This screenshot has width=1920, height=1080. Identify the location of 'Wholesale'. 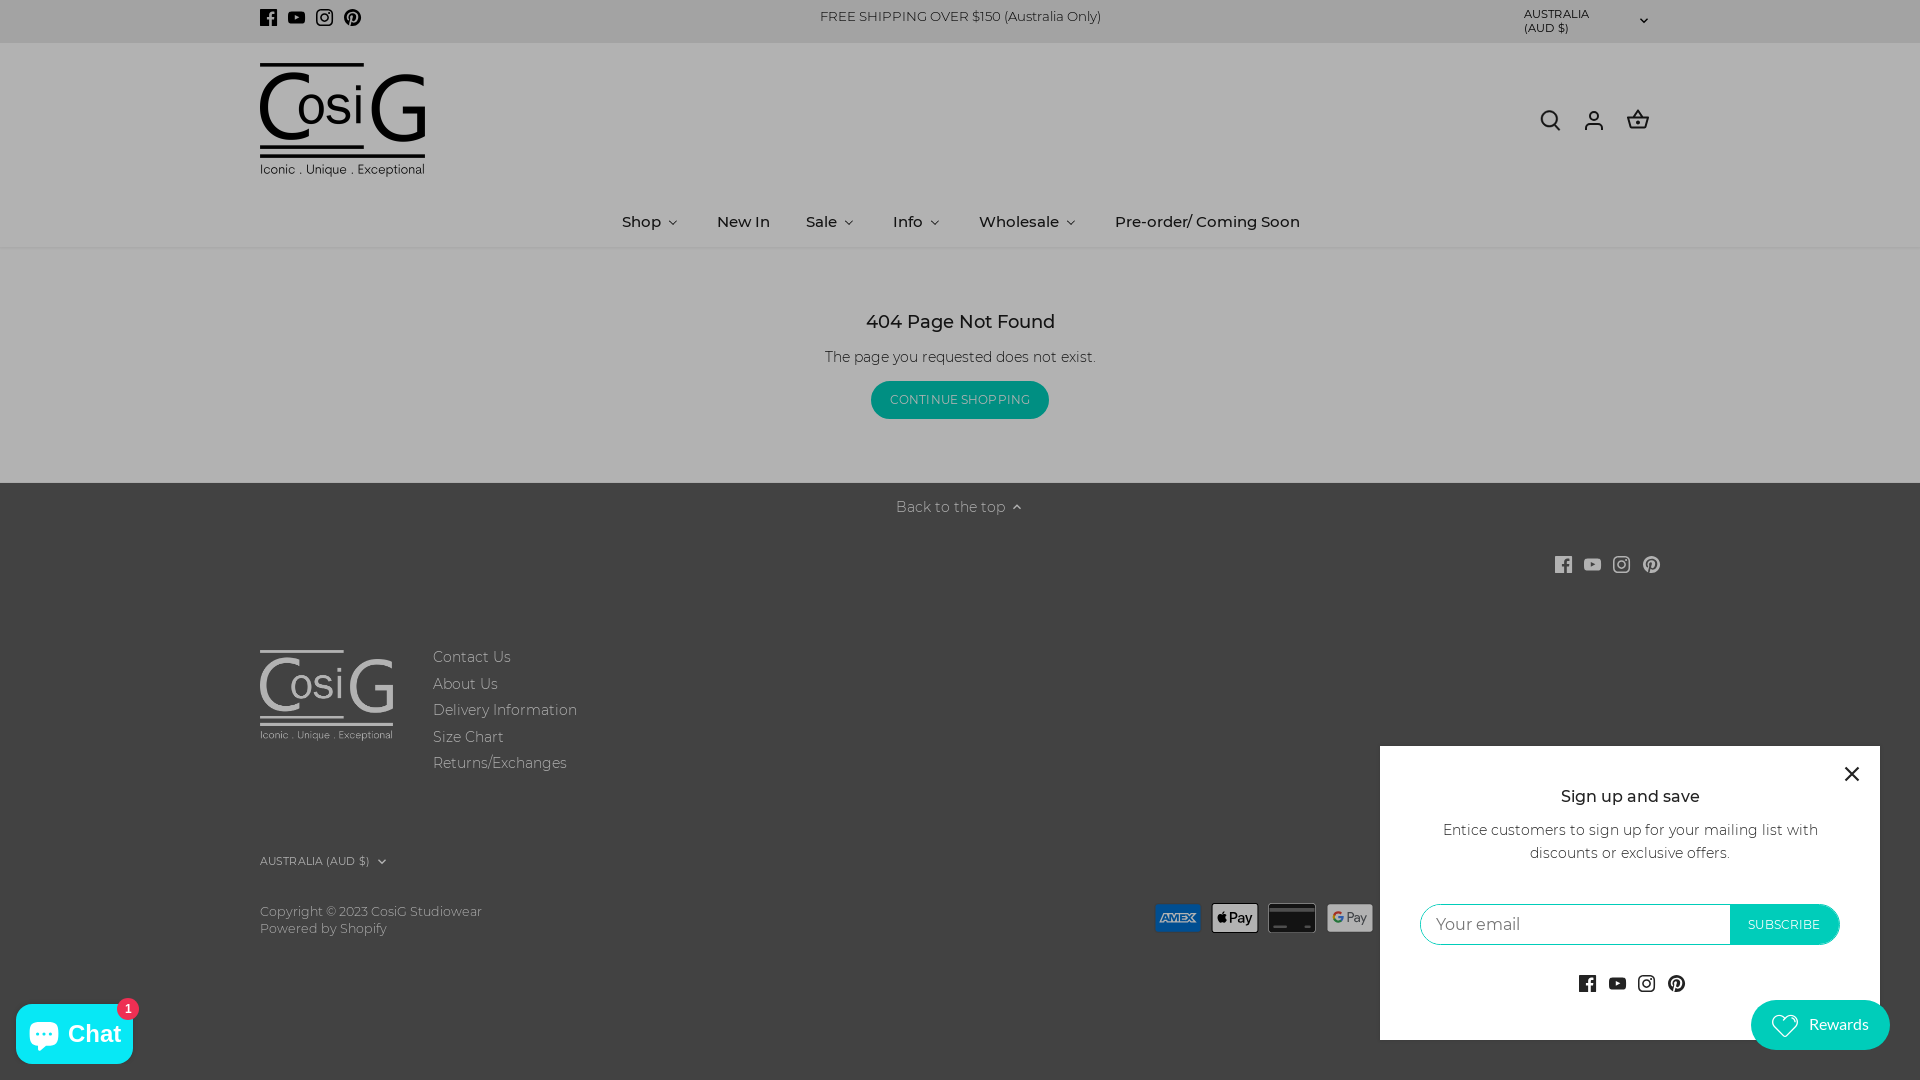
(1027, 222).